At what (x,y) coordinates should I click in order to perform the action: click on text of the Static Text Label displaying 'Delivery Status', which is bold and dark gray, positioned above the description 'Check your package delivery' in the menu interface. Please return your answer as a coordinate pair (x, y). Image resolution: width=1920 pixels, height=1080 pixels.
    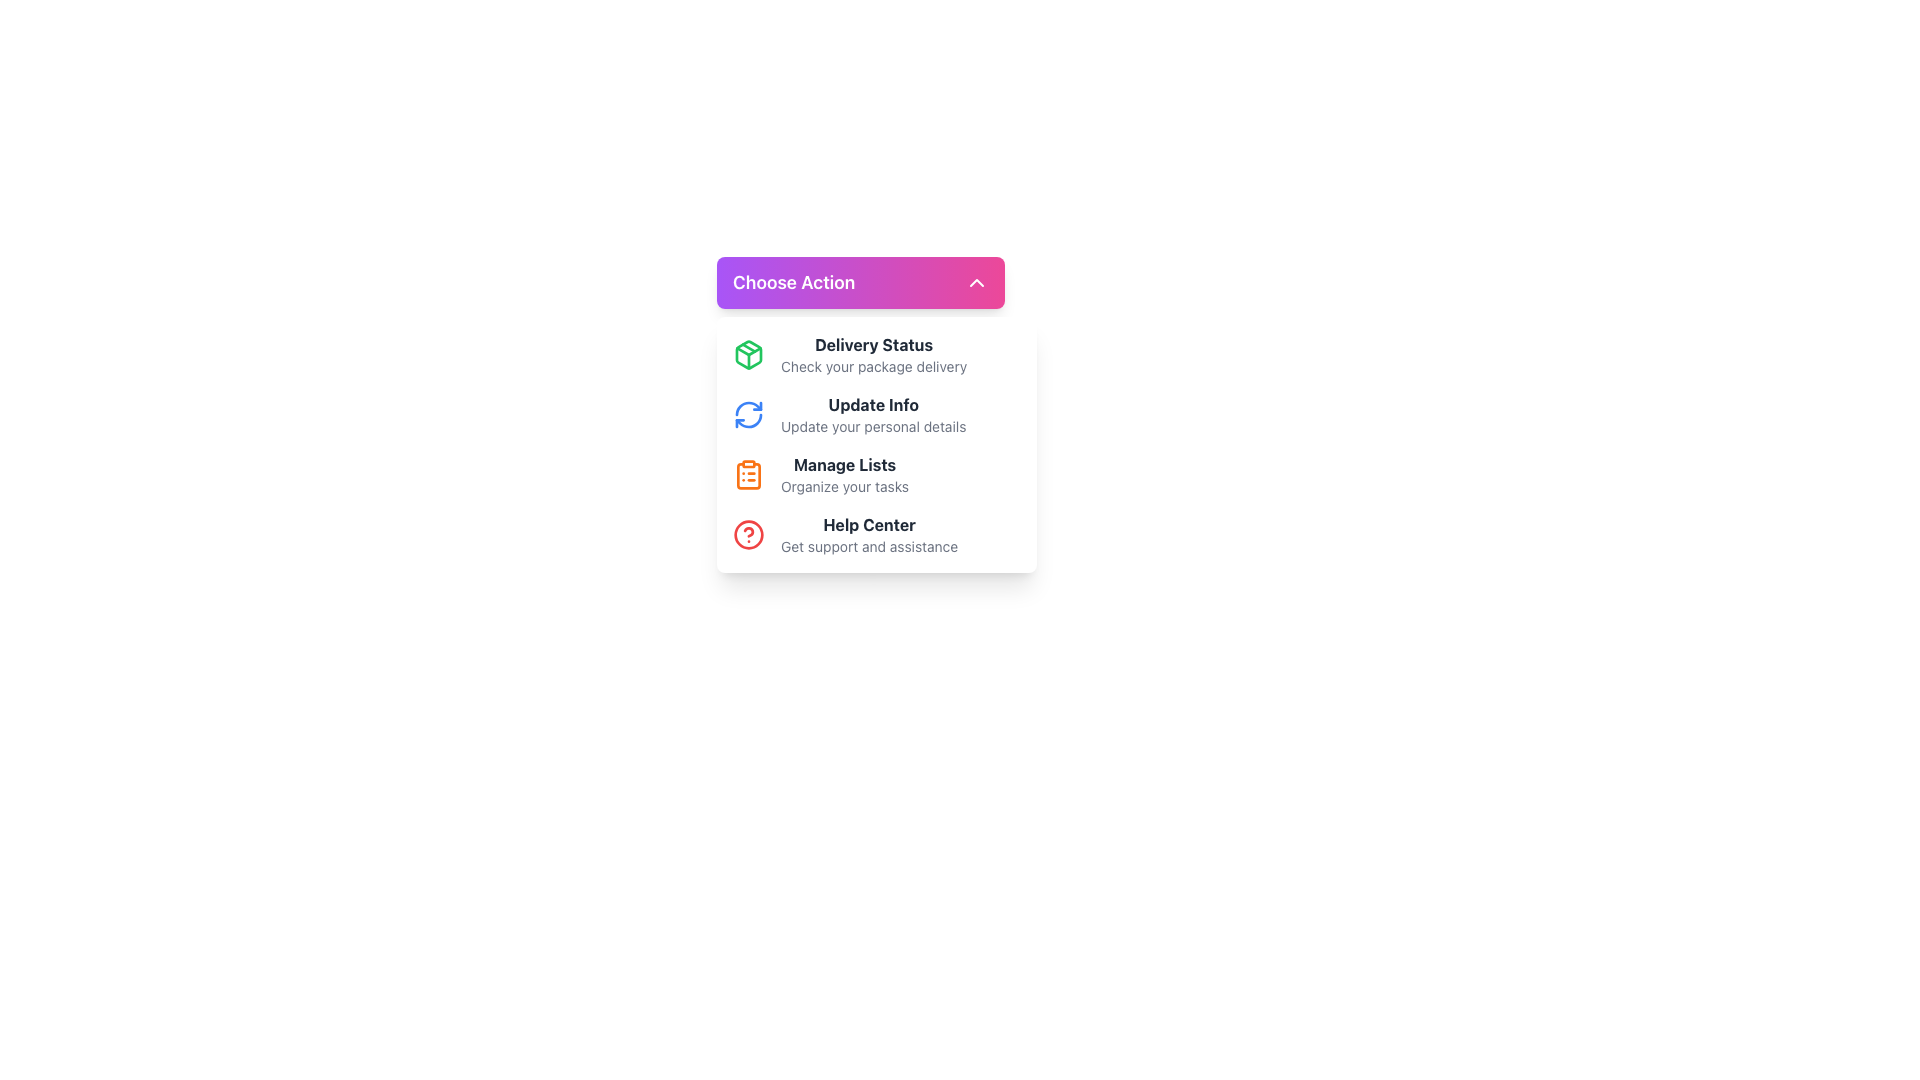
    Looking at the image, I should click on (874, 343).